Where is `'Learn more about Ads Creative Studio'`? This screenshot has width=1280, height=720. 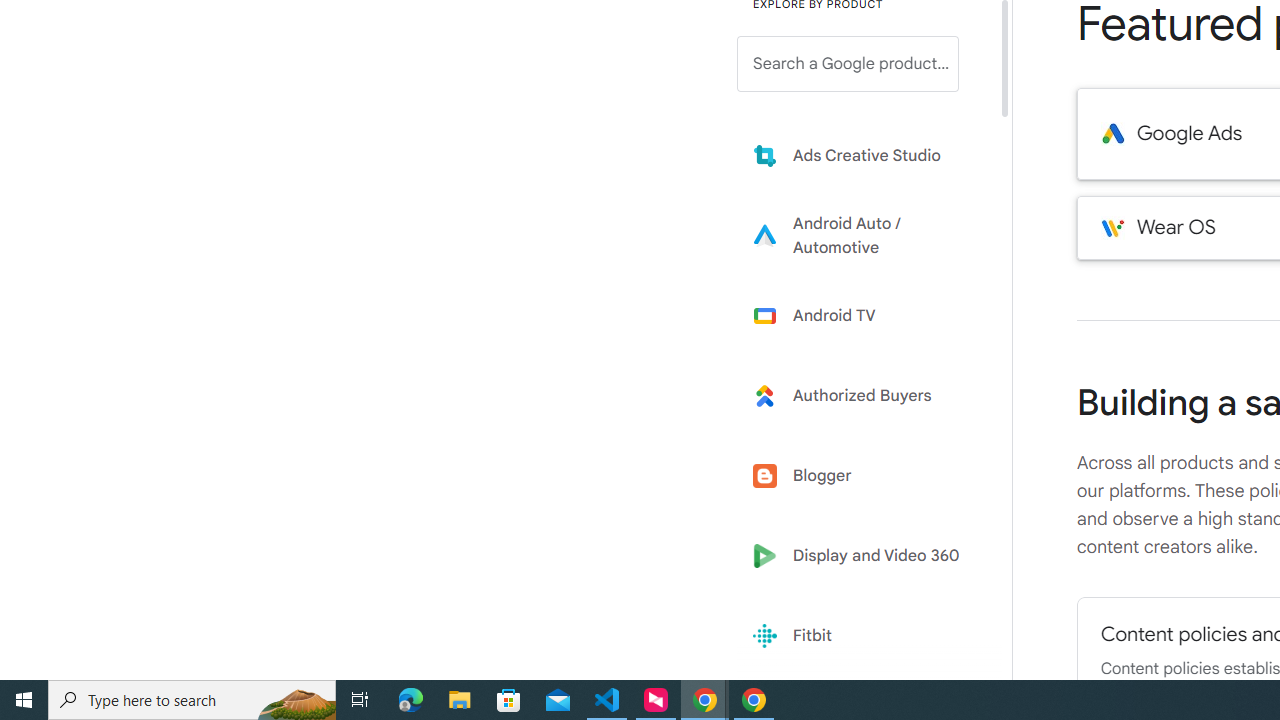
'Learn more about Ads Creative Studio' is located at coordinates (862, 154).